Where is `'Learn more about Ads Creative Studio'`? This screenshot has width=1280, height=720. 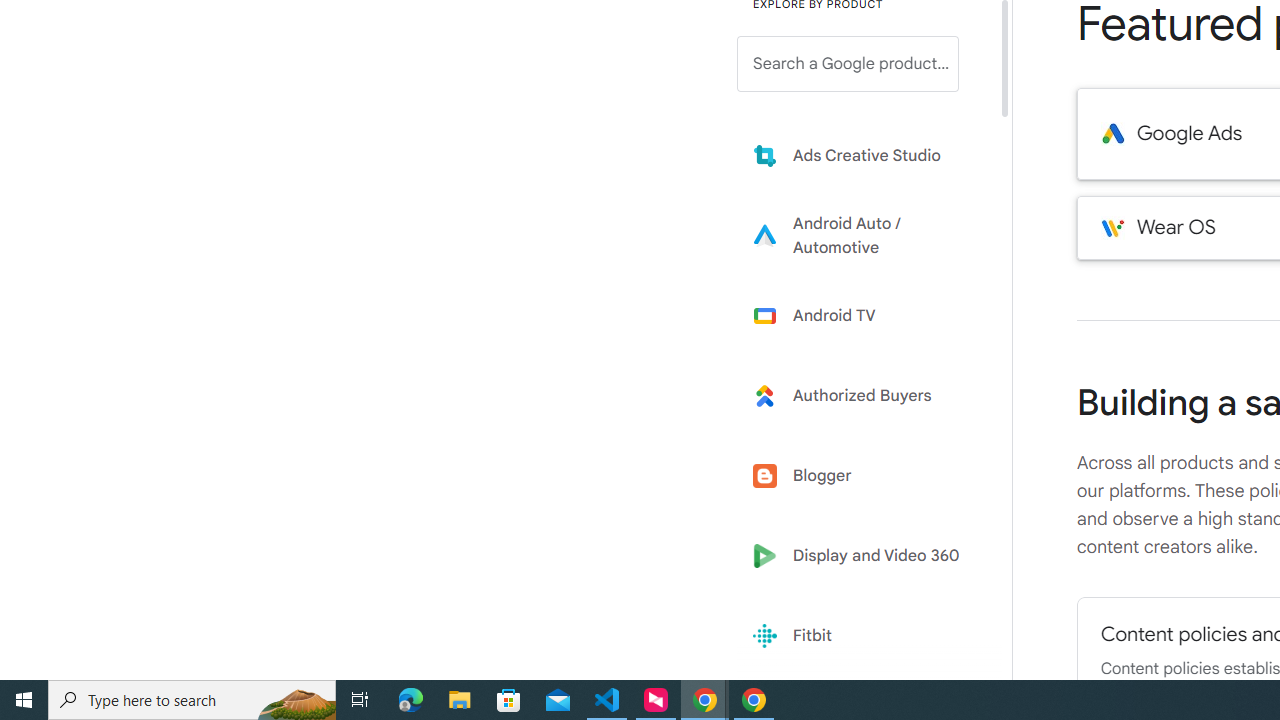
'Learn more about Ads Creative Studio' is located at coordinates (862, 154).